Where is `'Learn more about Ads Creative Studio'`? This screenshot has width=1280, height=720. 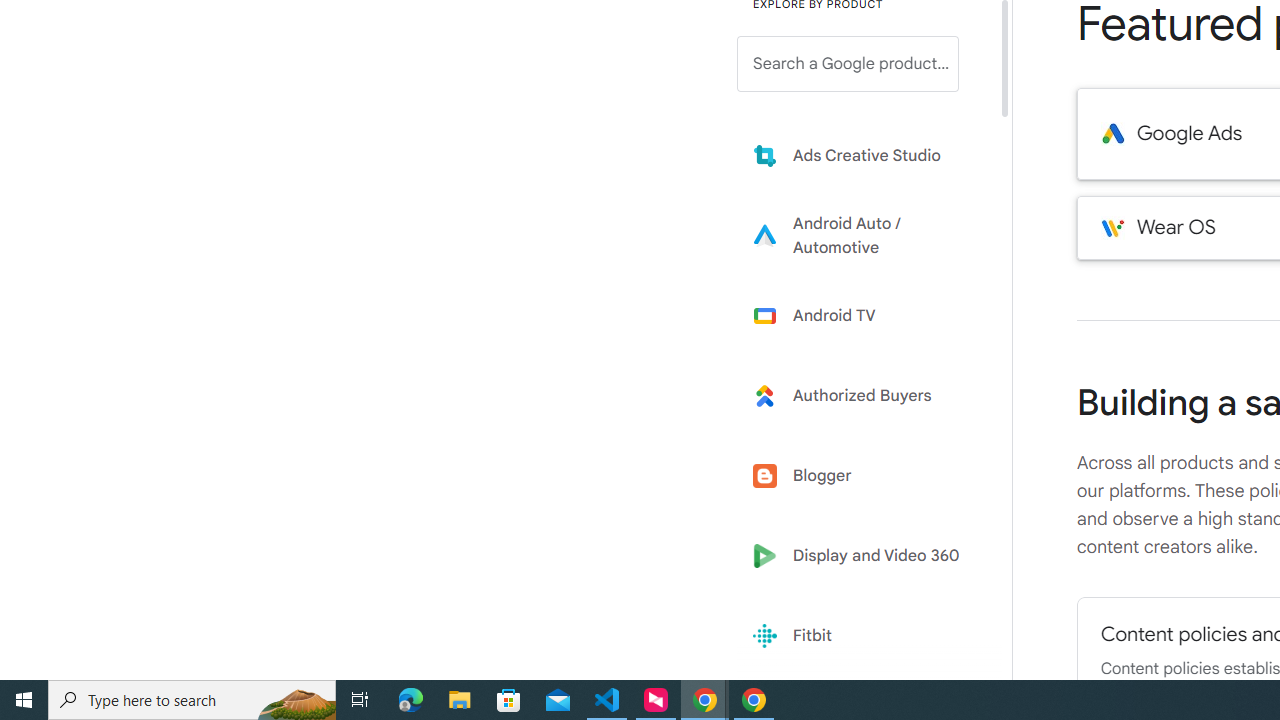
'Learn more about Ads Creative Studio' is located at coordinates (862, 154).